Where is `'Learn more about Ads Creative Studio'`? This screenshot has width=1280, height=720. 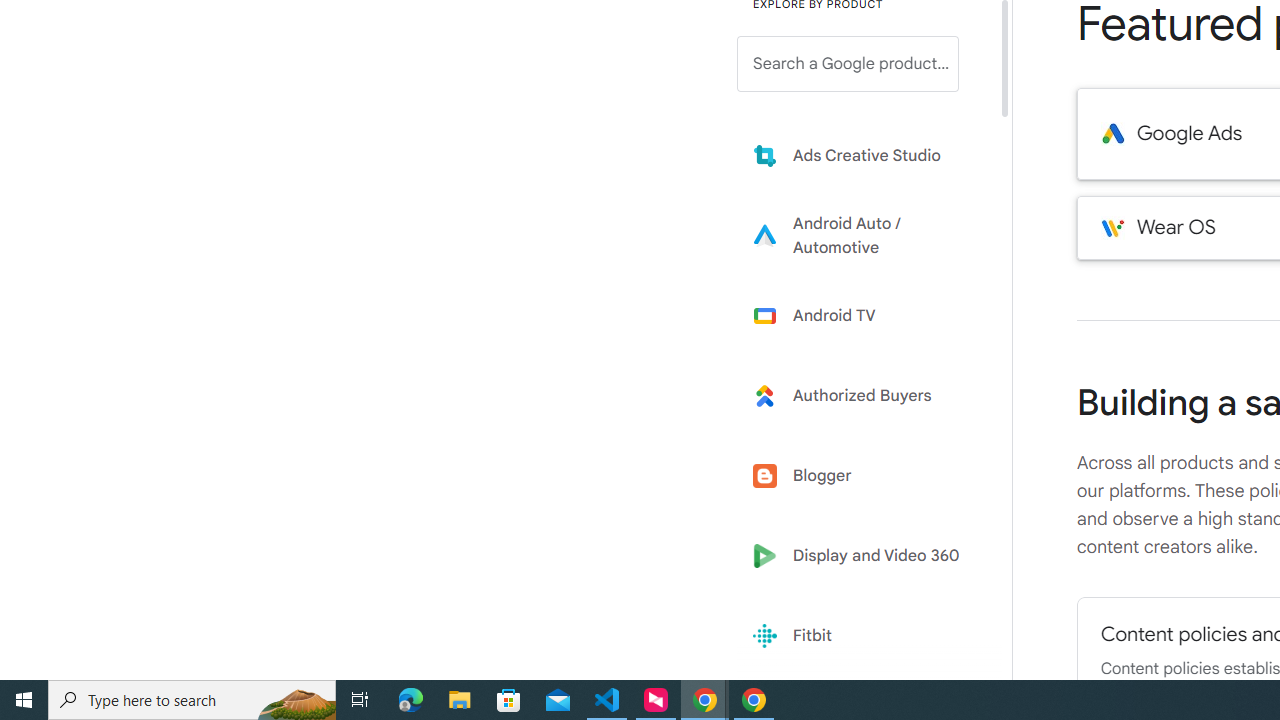
'Learn more about Ads Creative Studio' is located at coordinates (862, 154).